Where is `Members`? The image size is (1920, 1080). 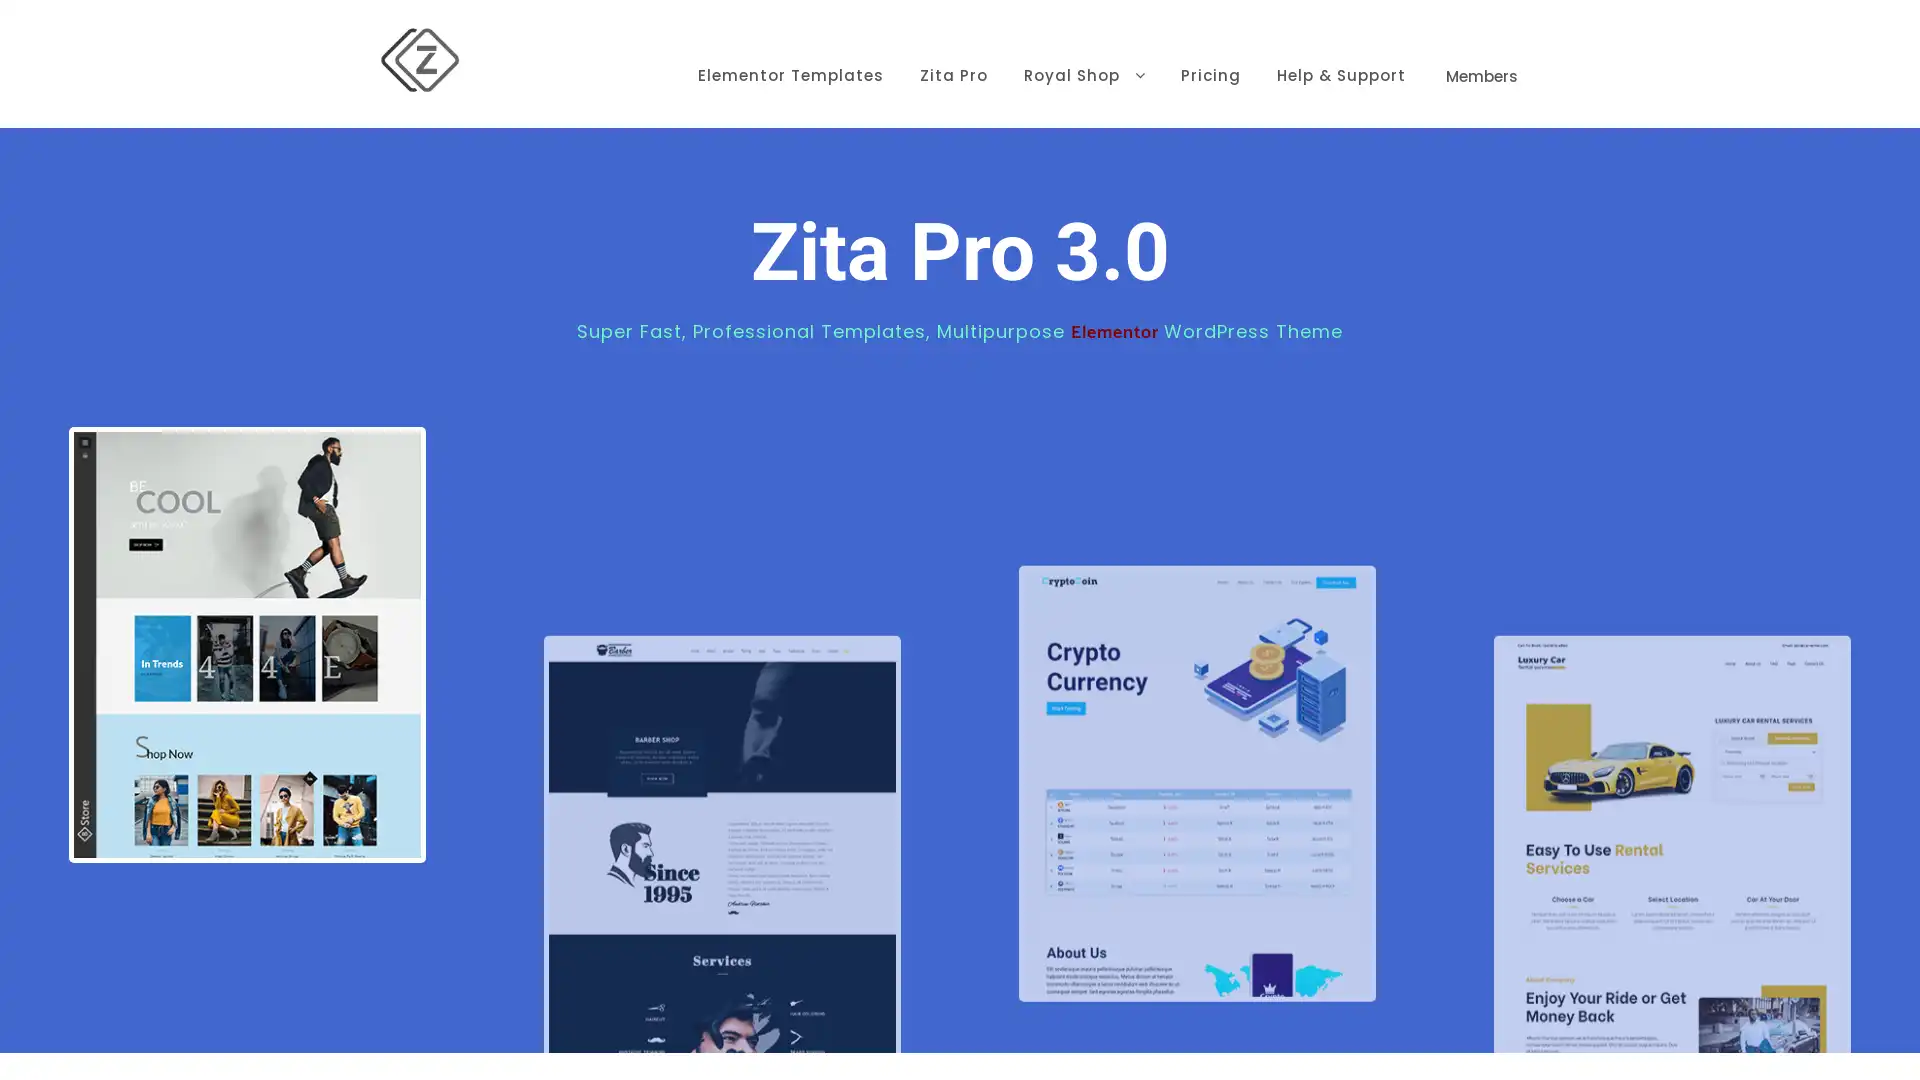
Members is located at coordinates (1482, 45).